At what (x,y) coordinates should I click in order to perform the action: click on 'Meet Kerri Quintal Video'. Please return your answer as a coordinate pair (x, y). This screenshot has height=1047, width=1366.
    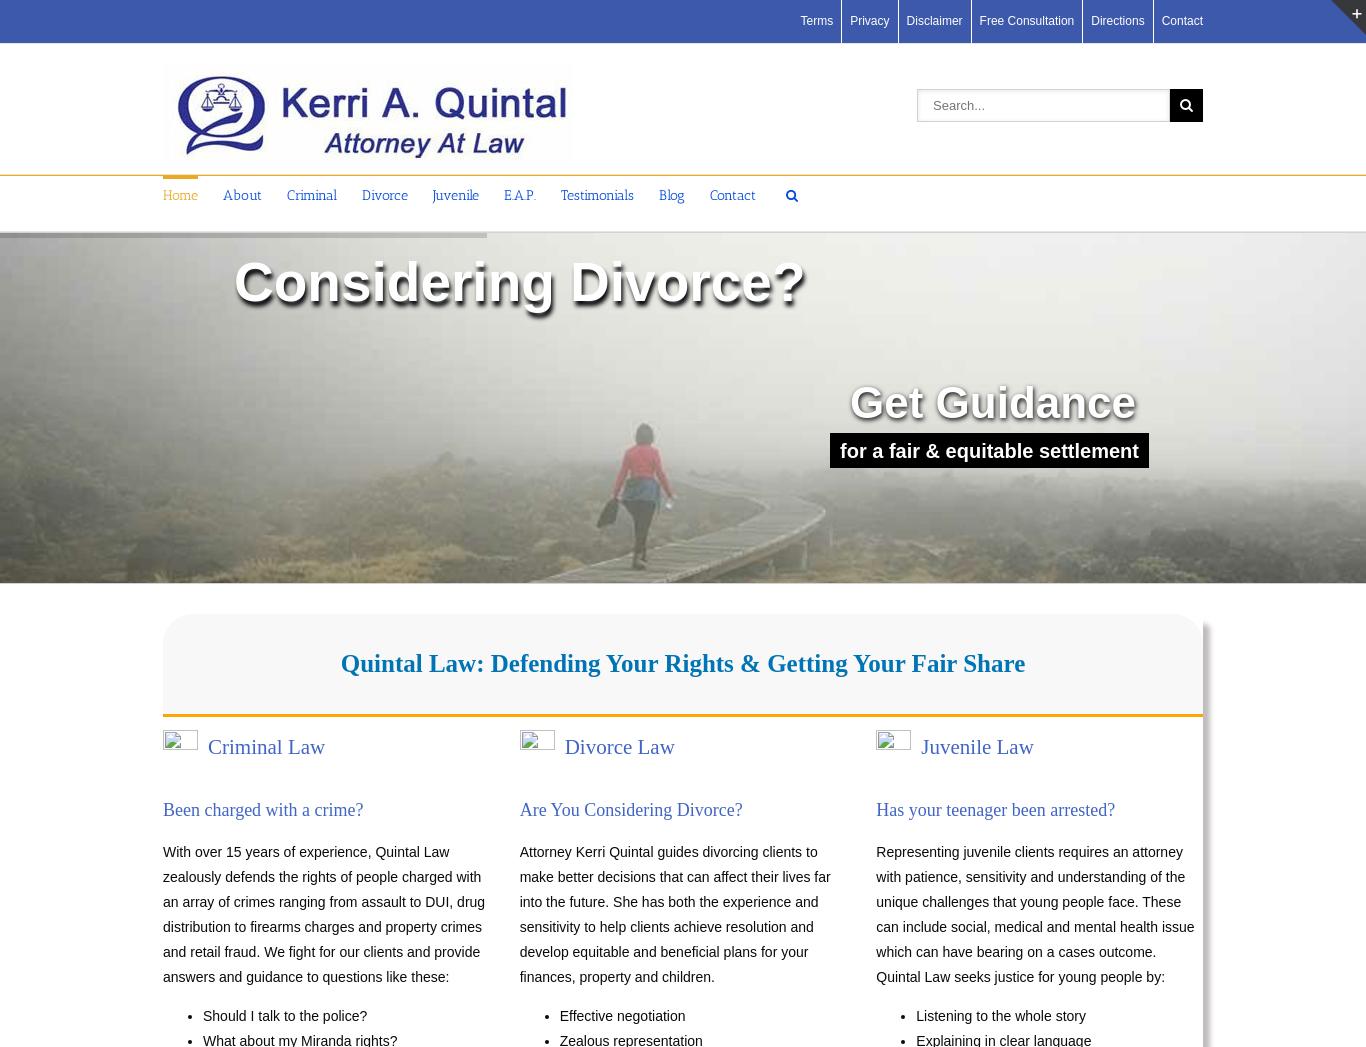
    Looking at the image, I should click on (295, 350).